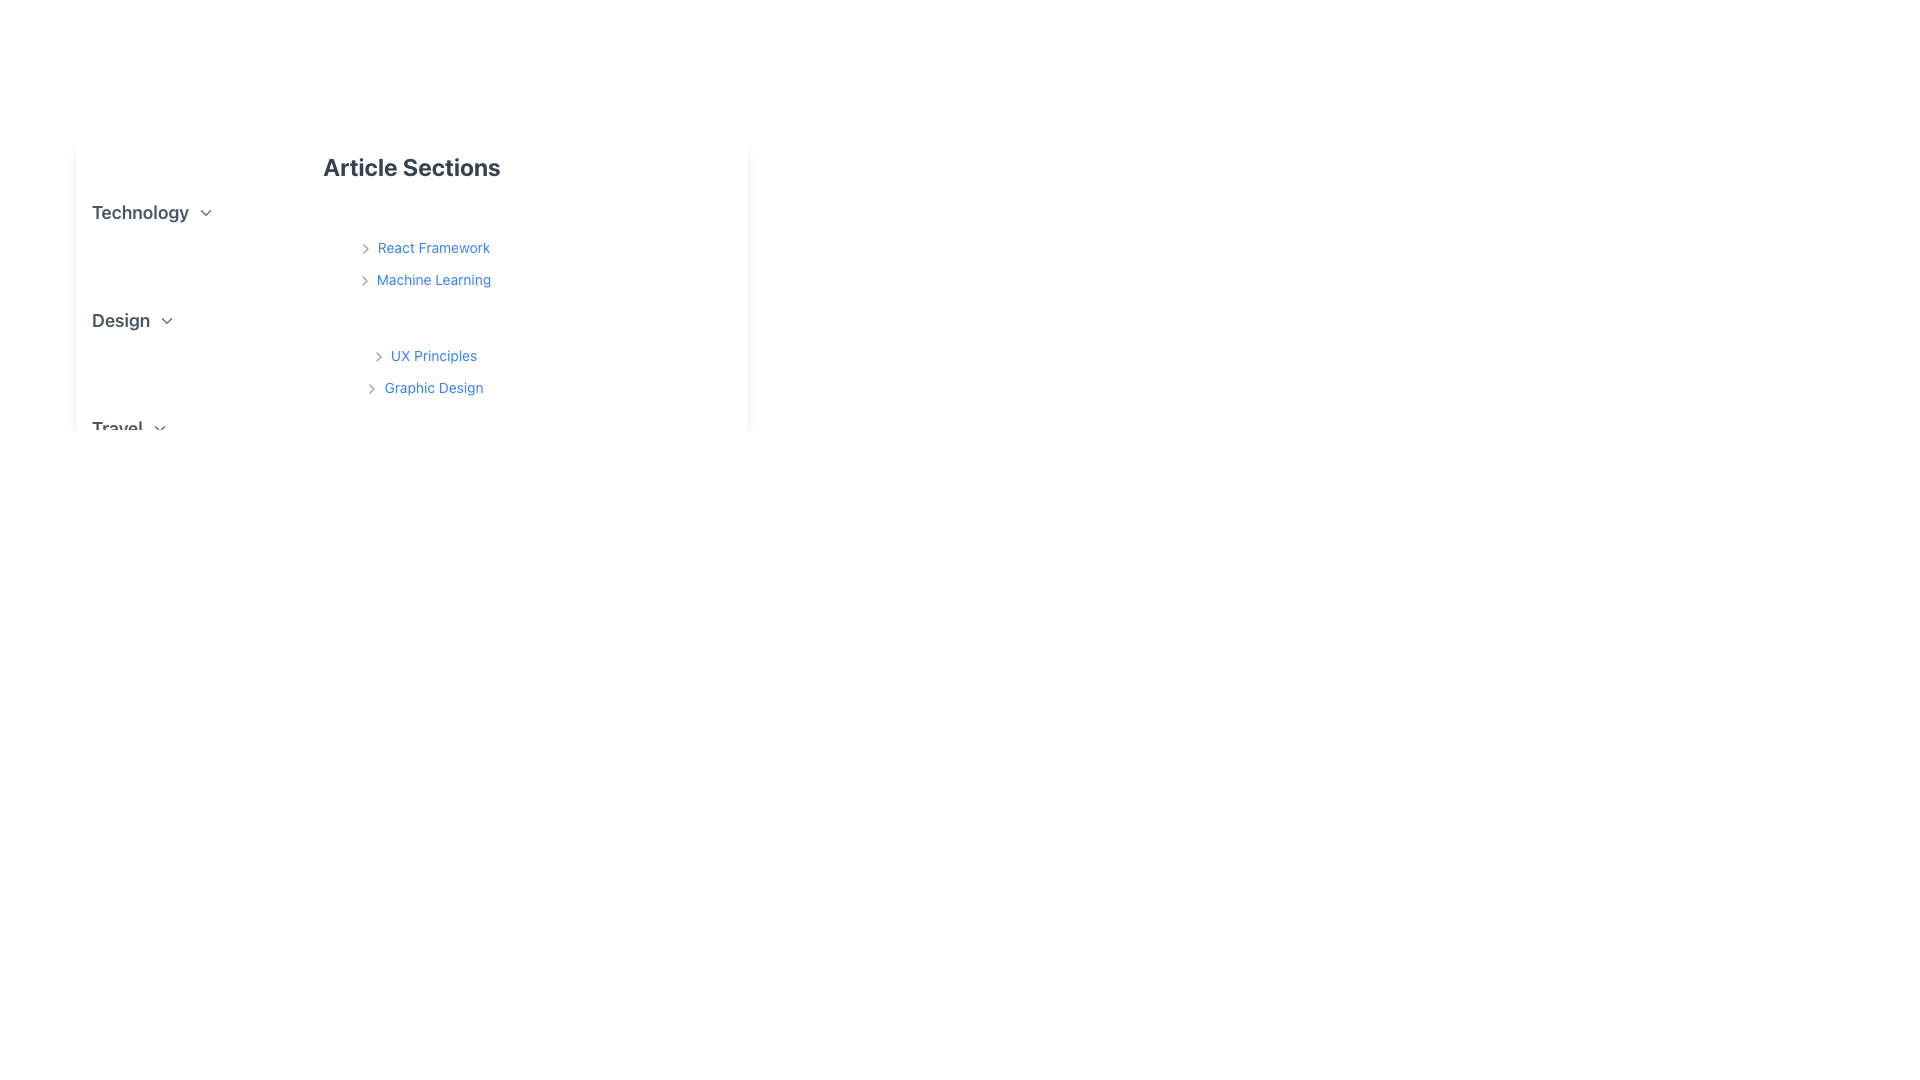  What do you see at coordinates (167, 319) in the screenshot?
I see `the chevron icon located beside the 'Design' label in the left sidebar navigation area` at bounding box center [167, 319].